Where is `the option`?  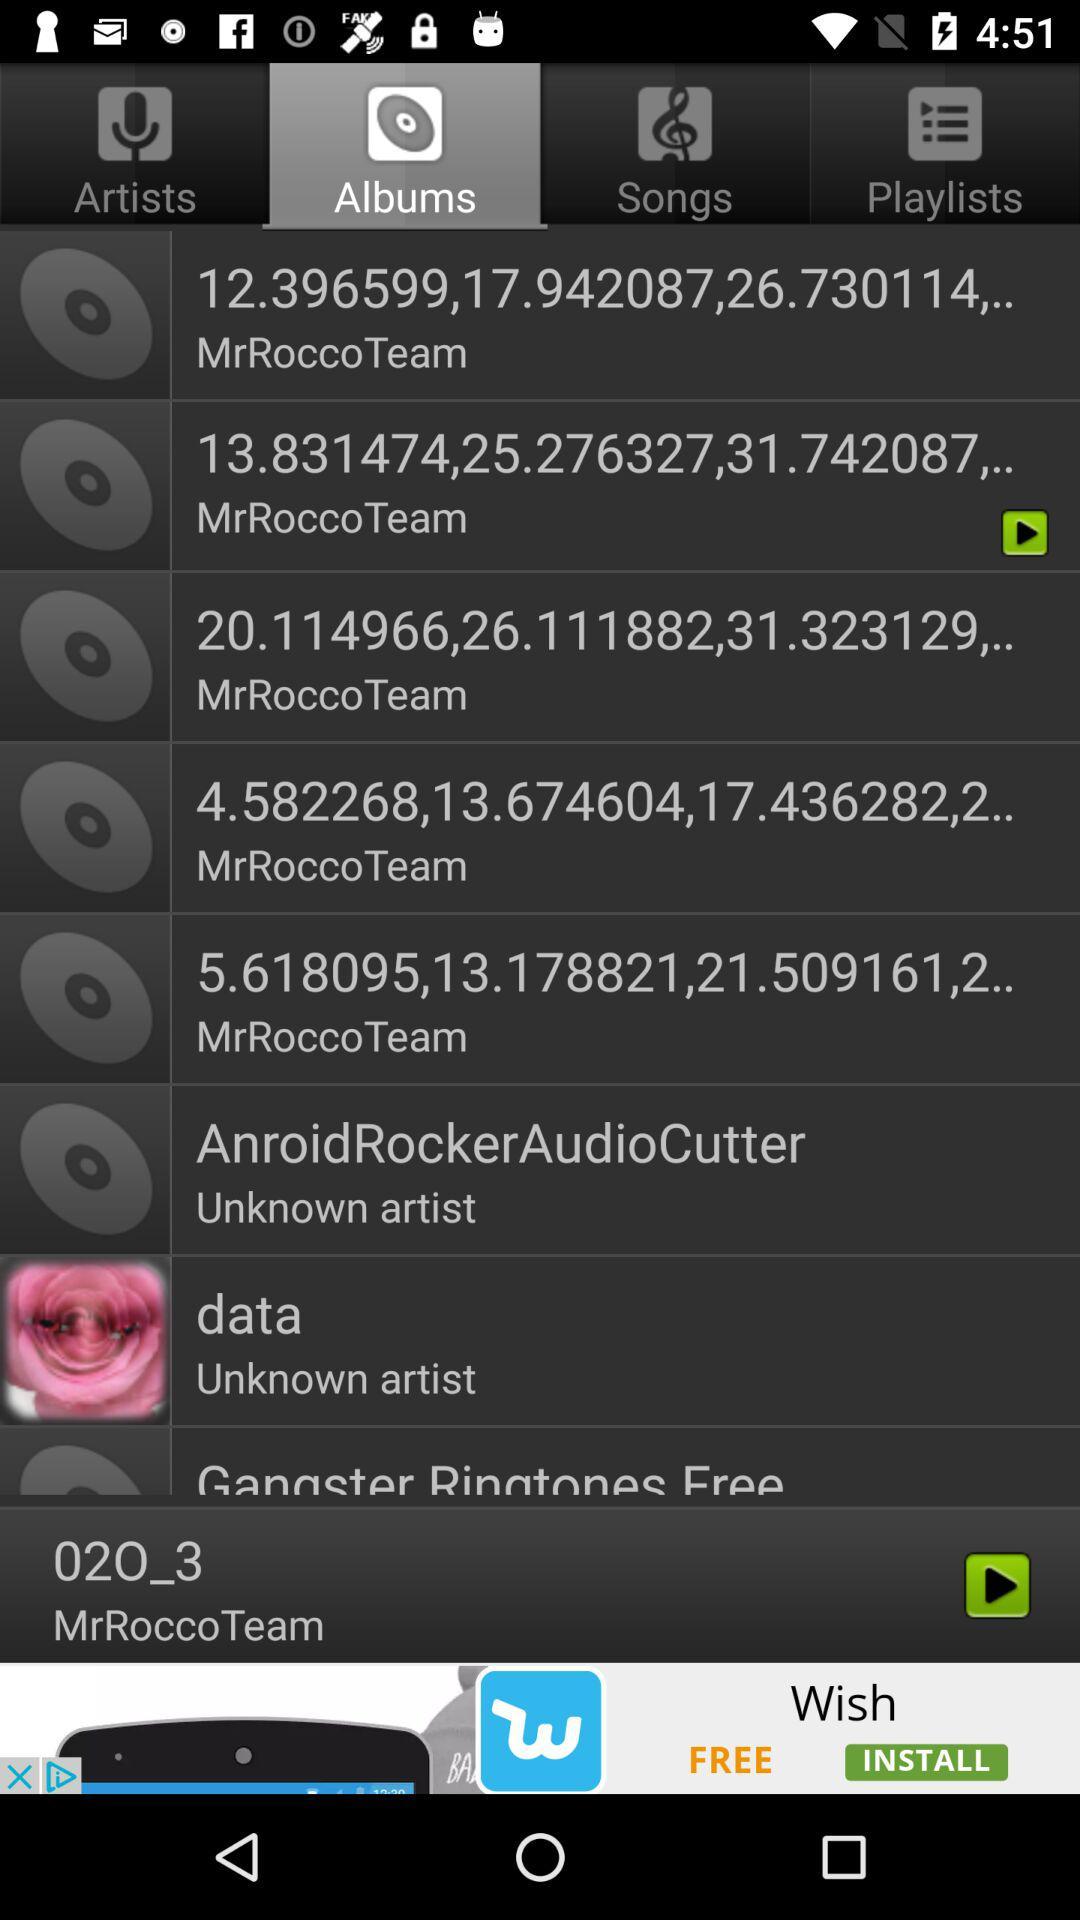
the option is located at coordinates (540, 1727).